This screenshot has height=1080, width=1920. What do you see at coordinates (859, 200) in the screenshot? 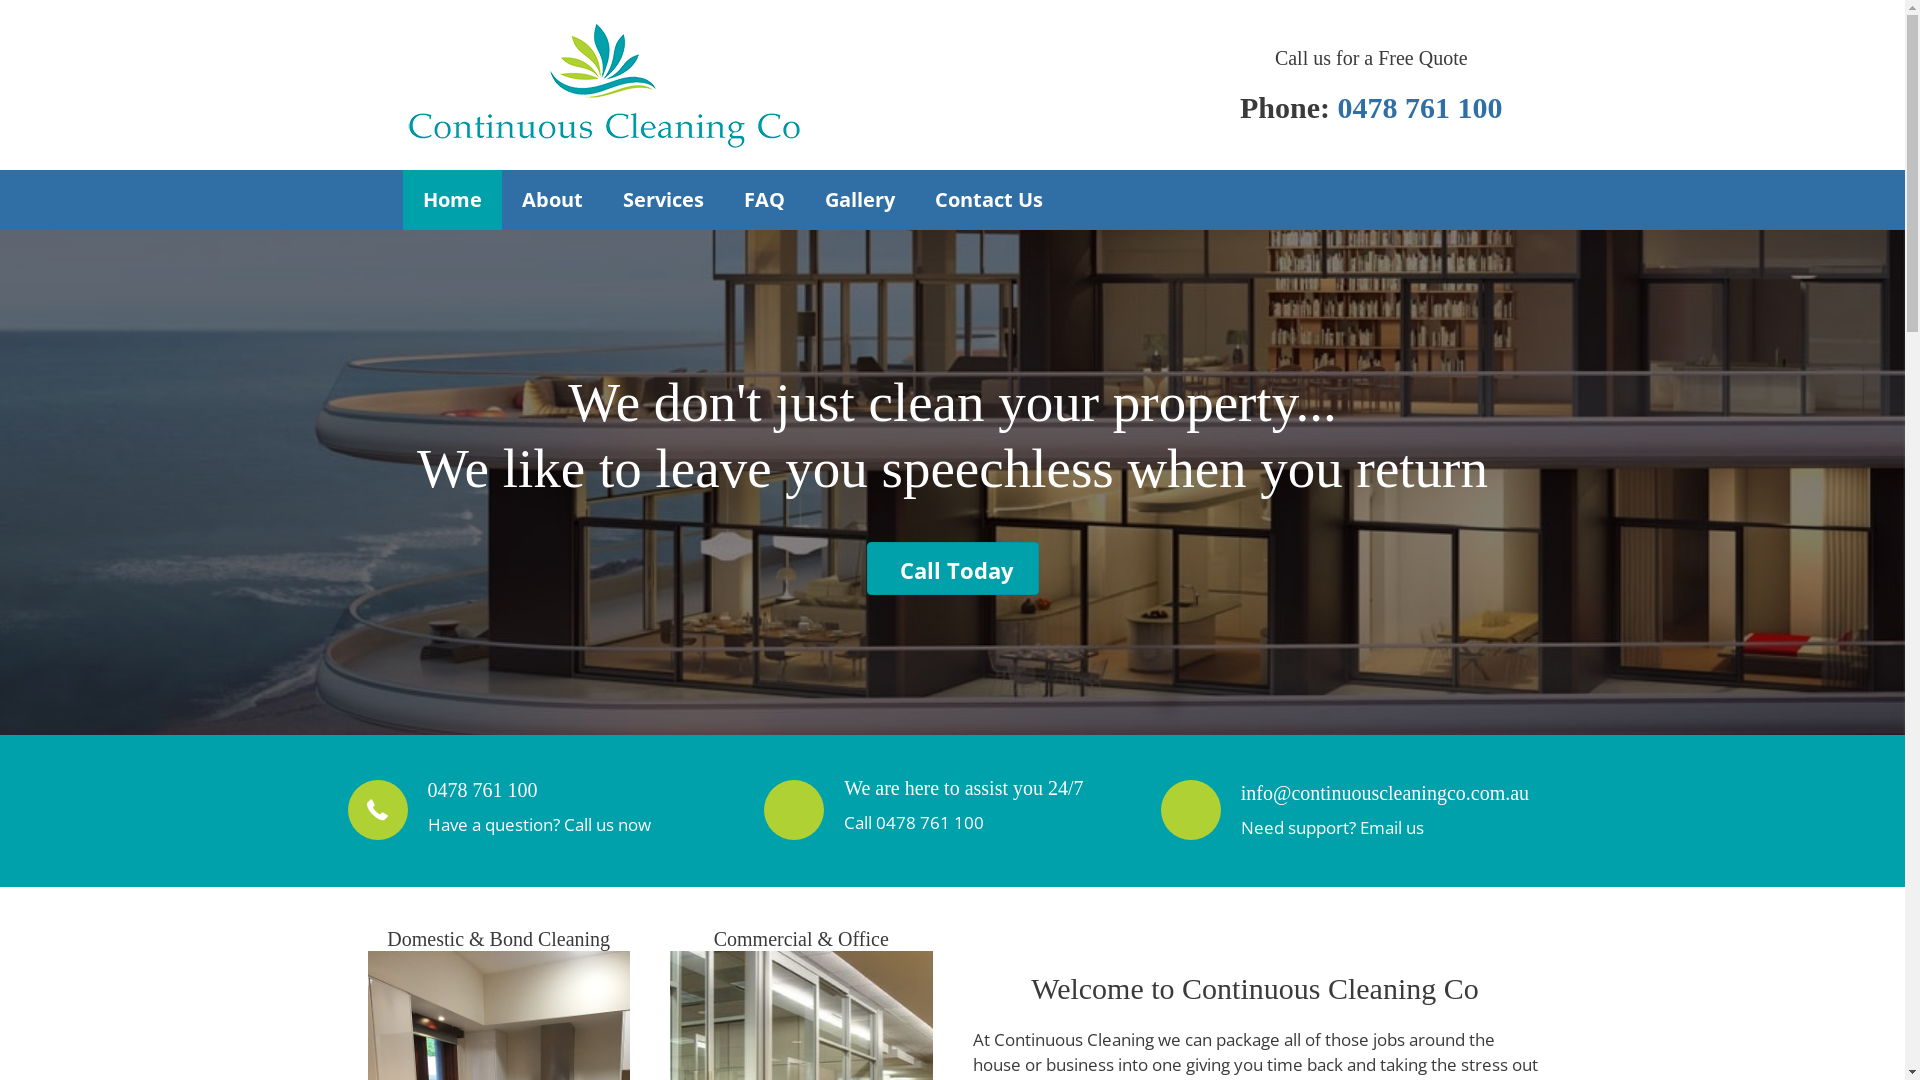
I see `'Gallery'` at bounding box center [859, 200].